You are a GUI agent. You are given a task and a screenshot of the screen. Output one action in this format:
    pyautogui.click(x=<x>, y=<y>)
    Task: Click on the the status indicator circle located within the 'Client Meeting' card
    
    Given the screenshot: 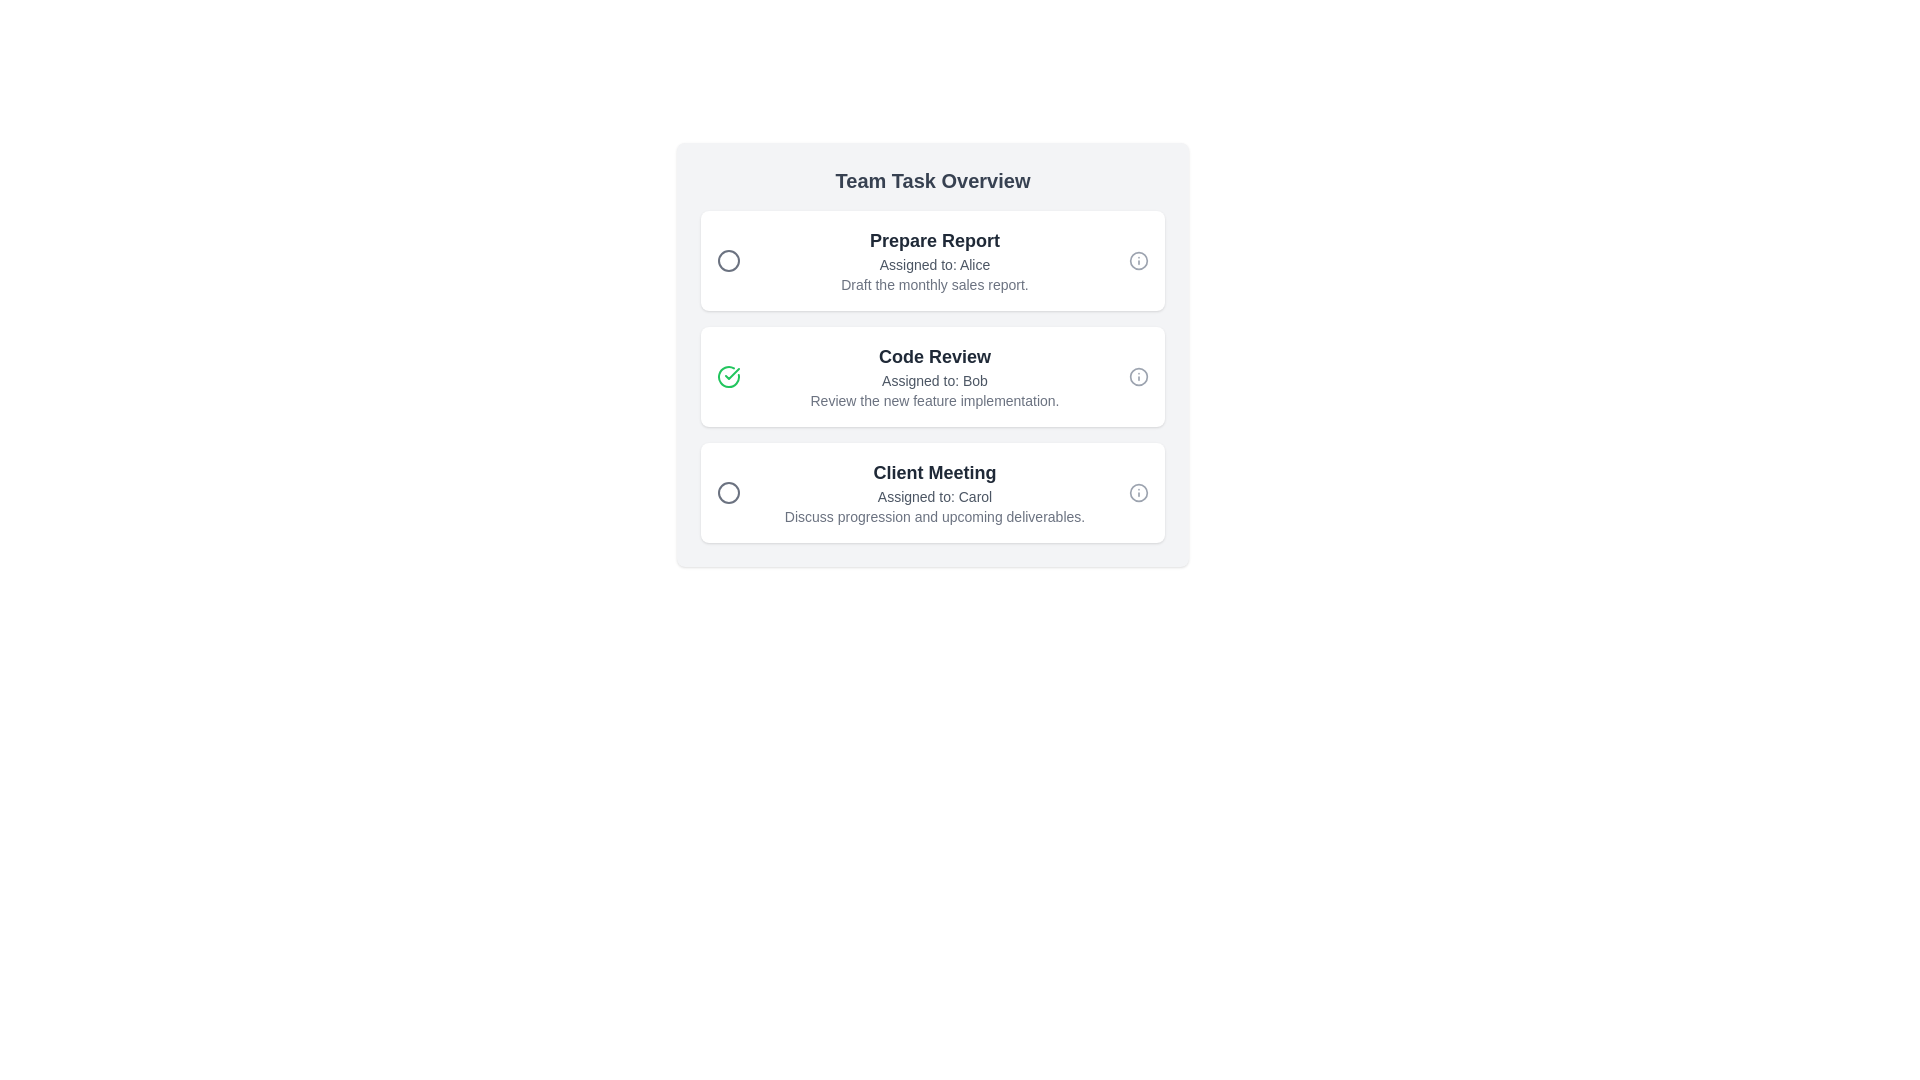 What is the action you would take?
    pyautogui.click(x=728, y=493)
    